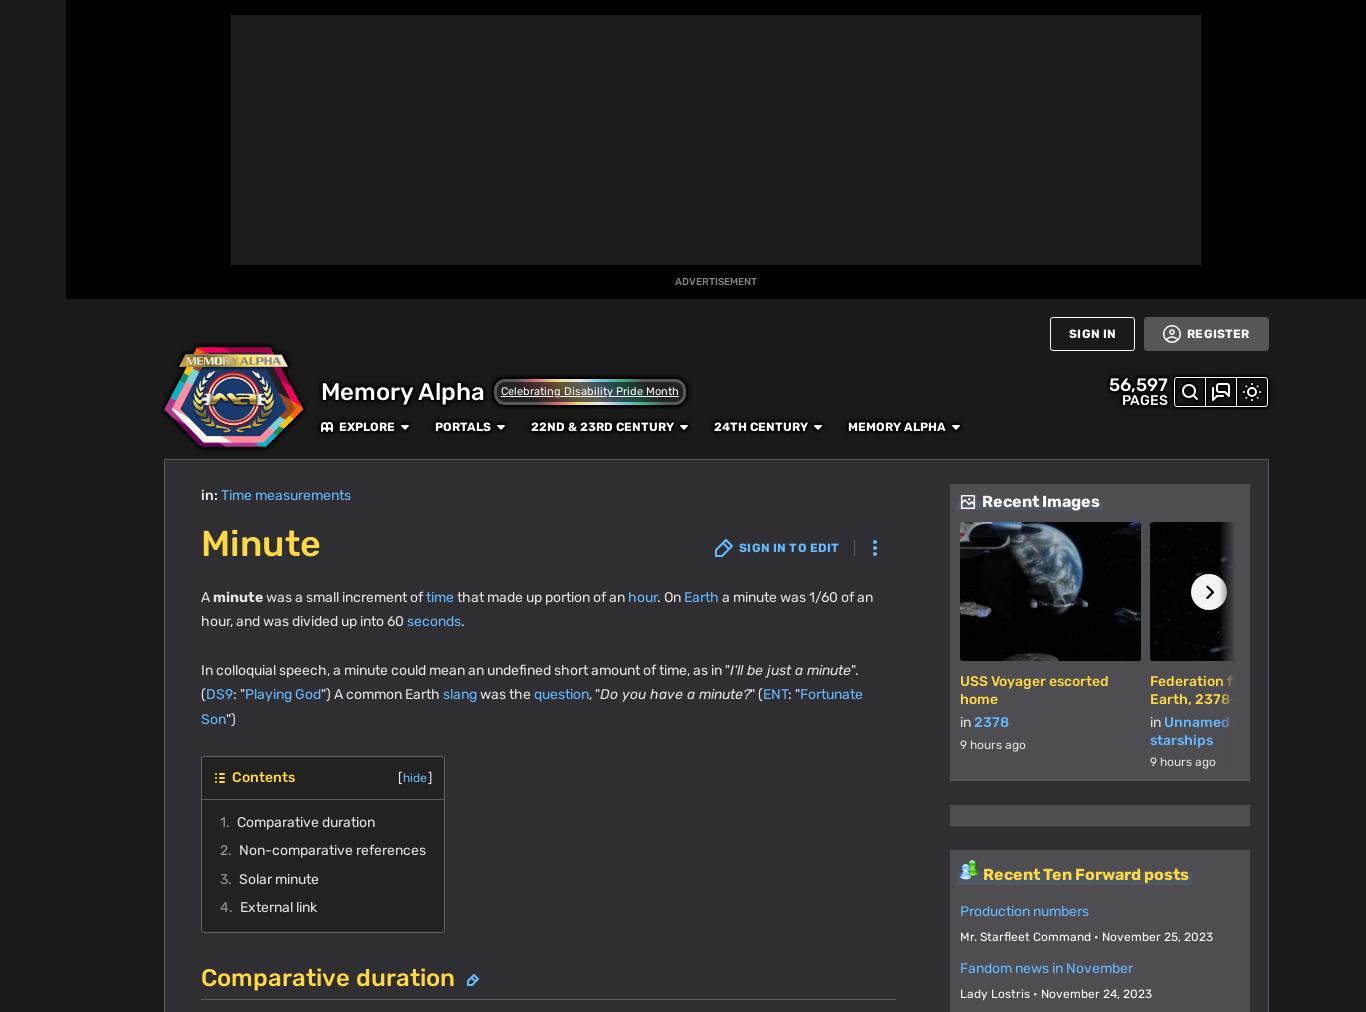 The width and height of the screenshot is (1366, 1012). I want to click on 'Contact', so click(500, 956).